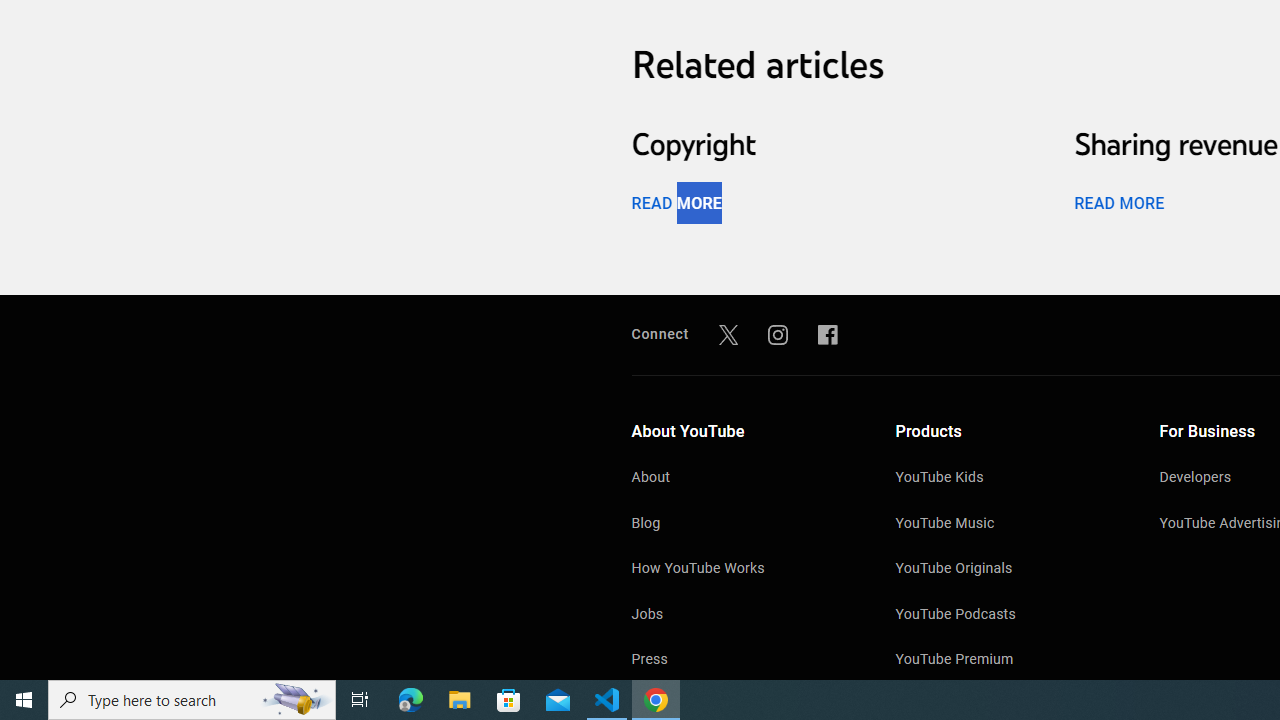 Image resolution: width=1280 pixels, height=720 pixels. What do you see at coordinates (1007, 570) in the screenshot?
I see `'YouTube Originals'` at bounding box center [1007, 570].